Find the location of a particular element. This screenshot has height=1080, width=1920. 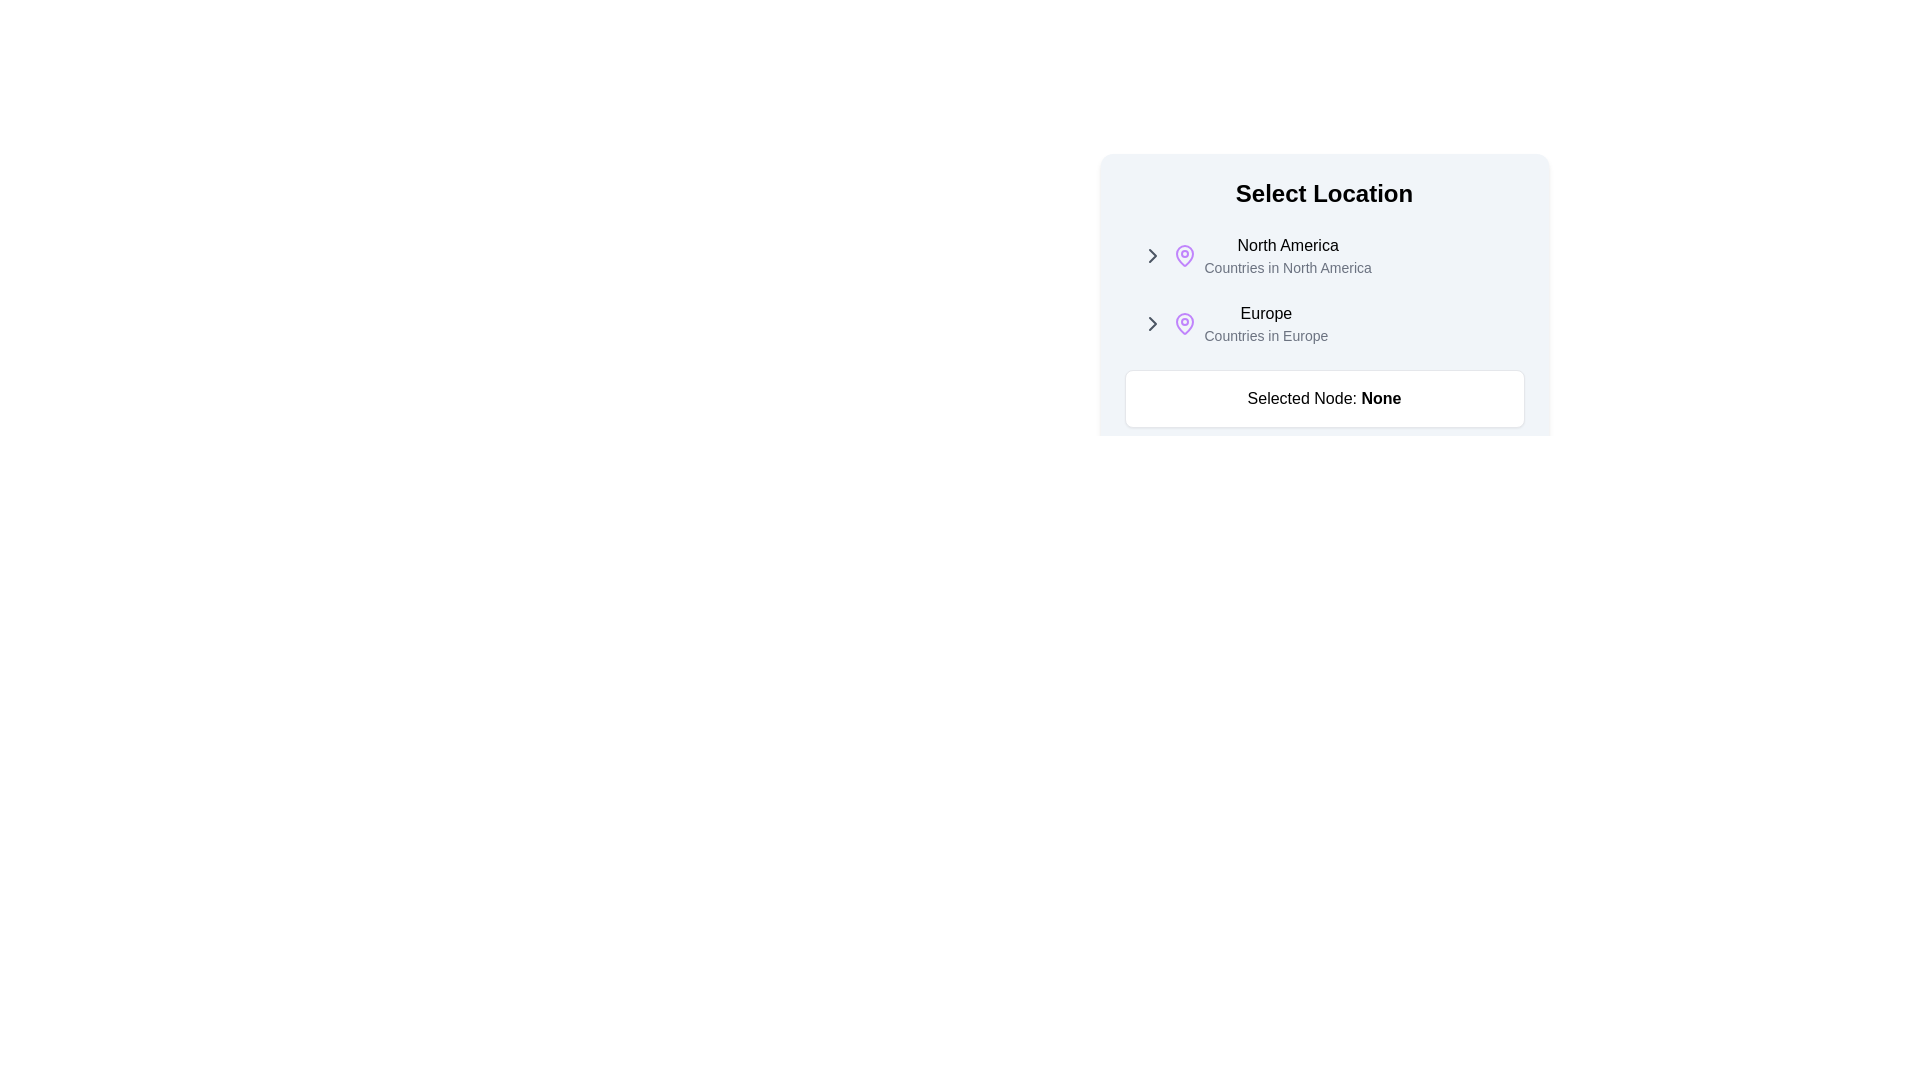

the icon to the left of the 'North America' text is located at coordinates (1152, 254).